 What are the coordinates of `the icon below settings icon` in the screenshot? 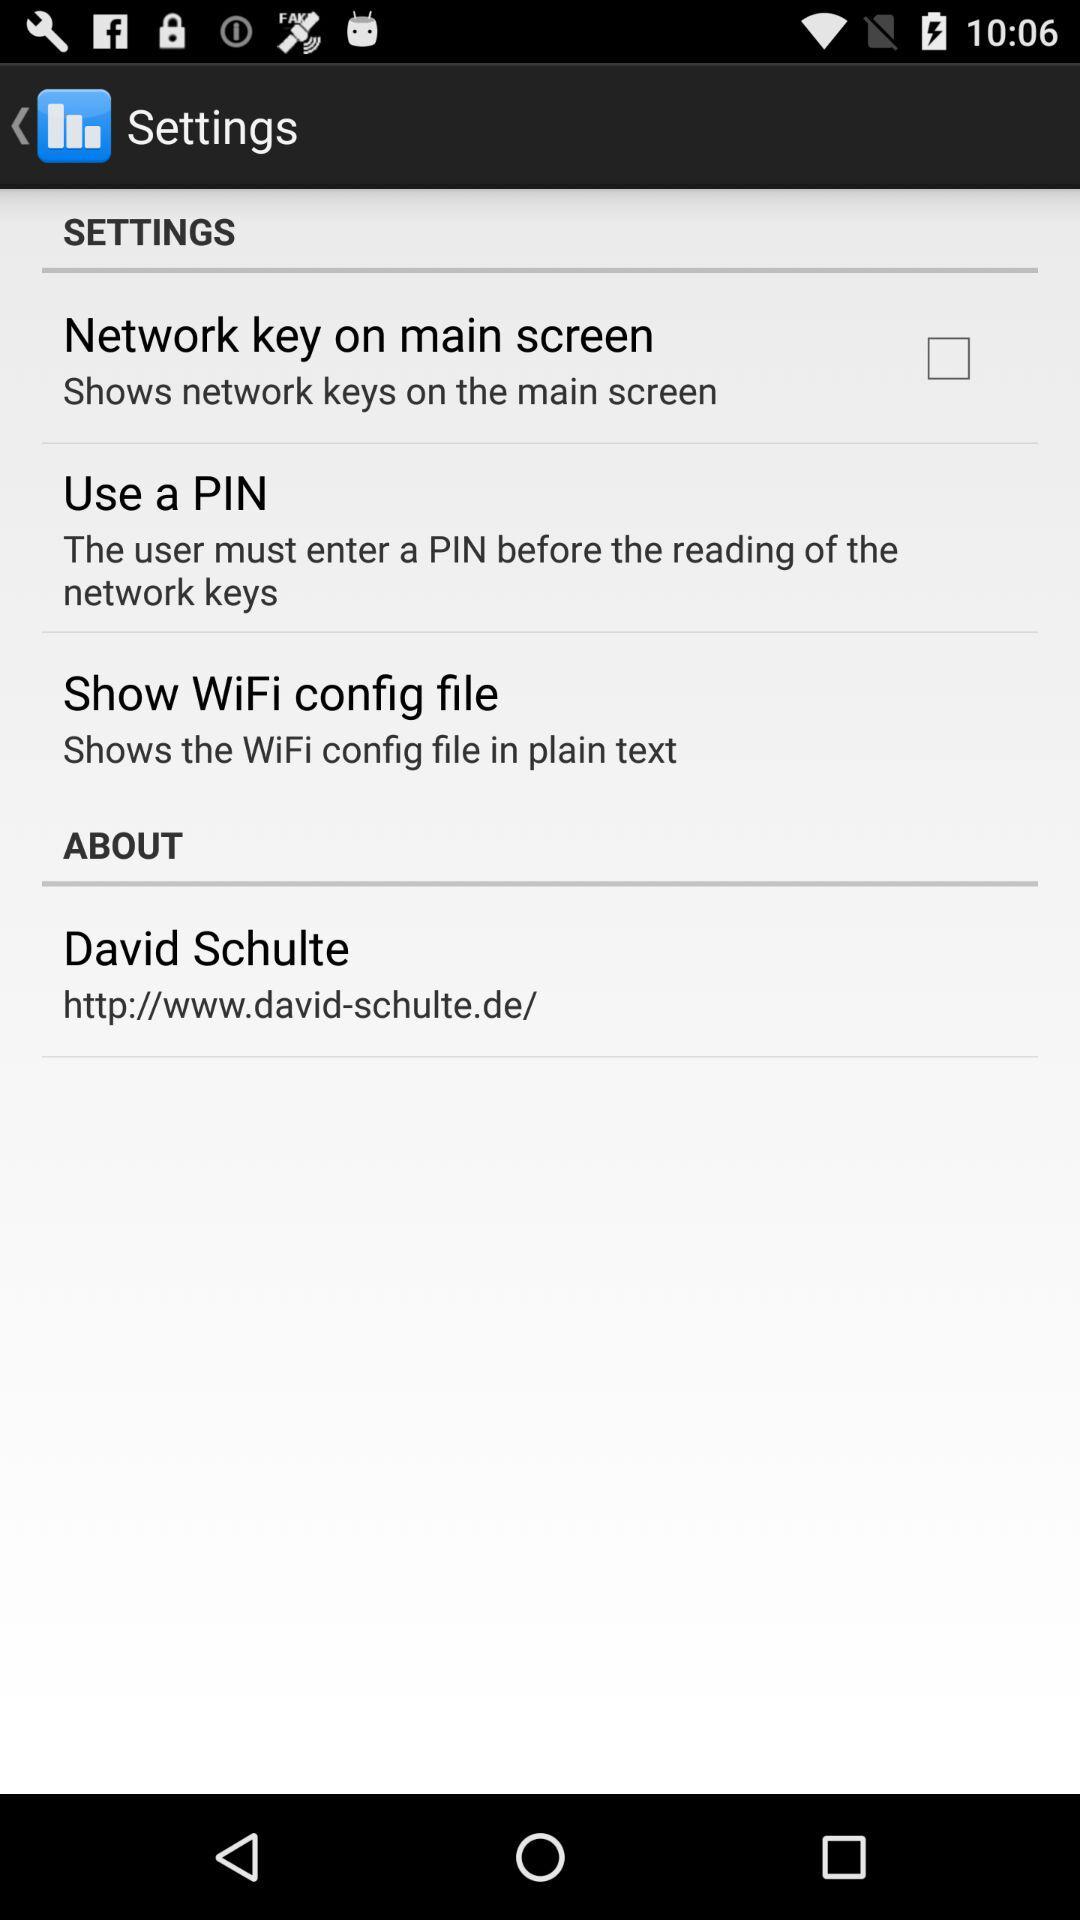 It's located at (947, 358).